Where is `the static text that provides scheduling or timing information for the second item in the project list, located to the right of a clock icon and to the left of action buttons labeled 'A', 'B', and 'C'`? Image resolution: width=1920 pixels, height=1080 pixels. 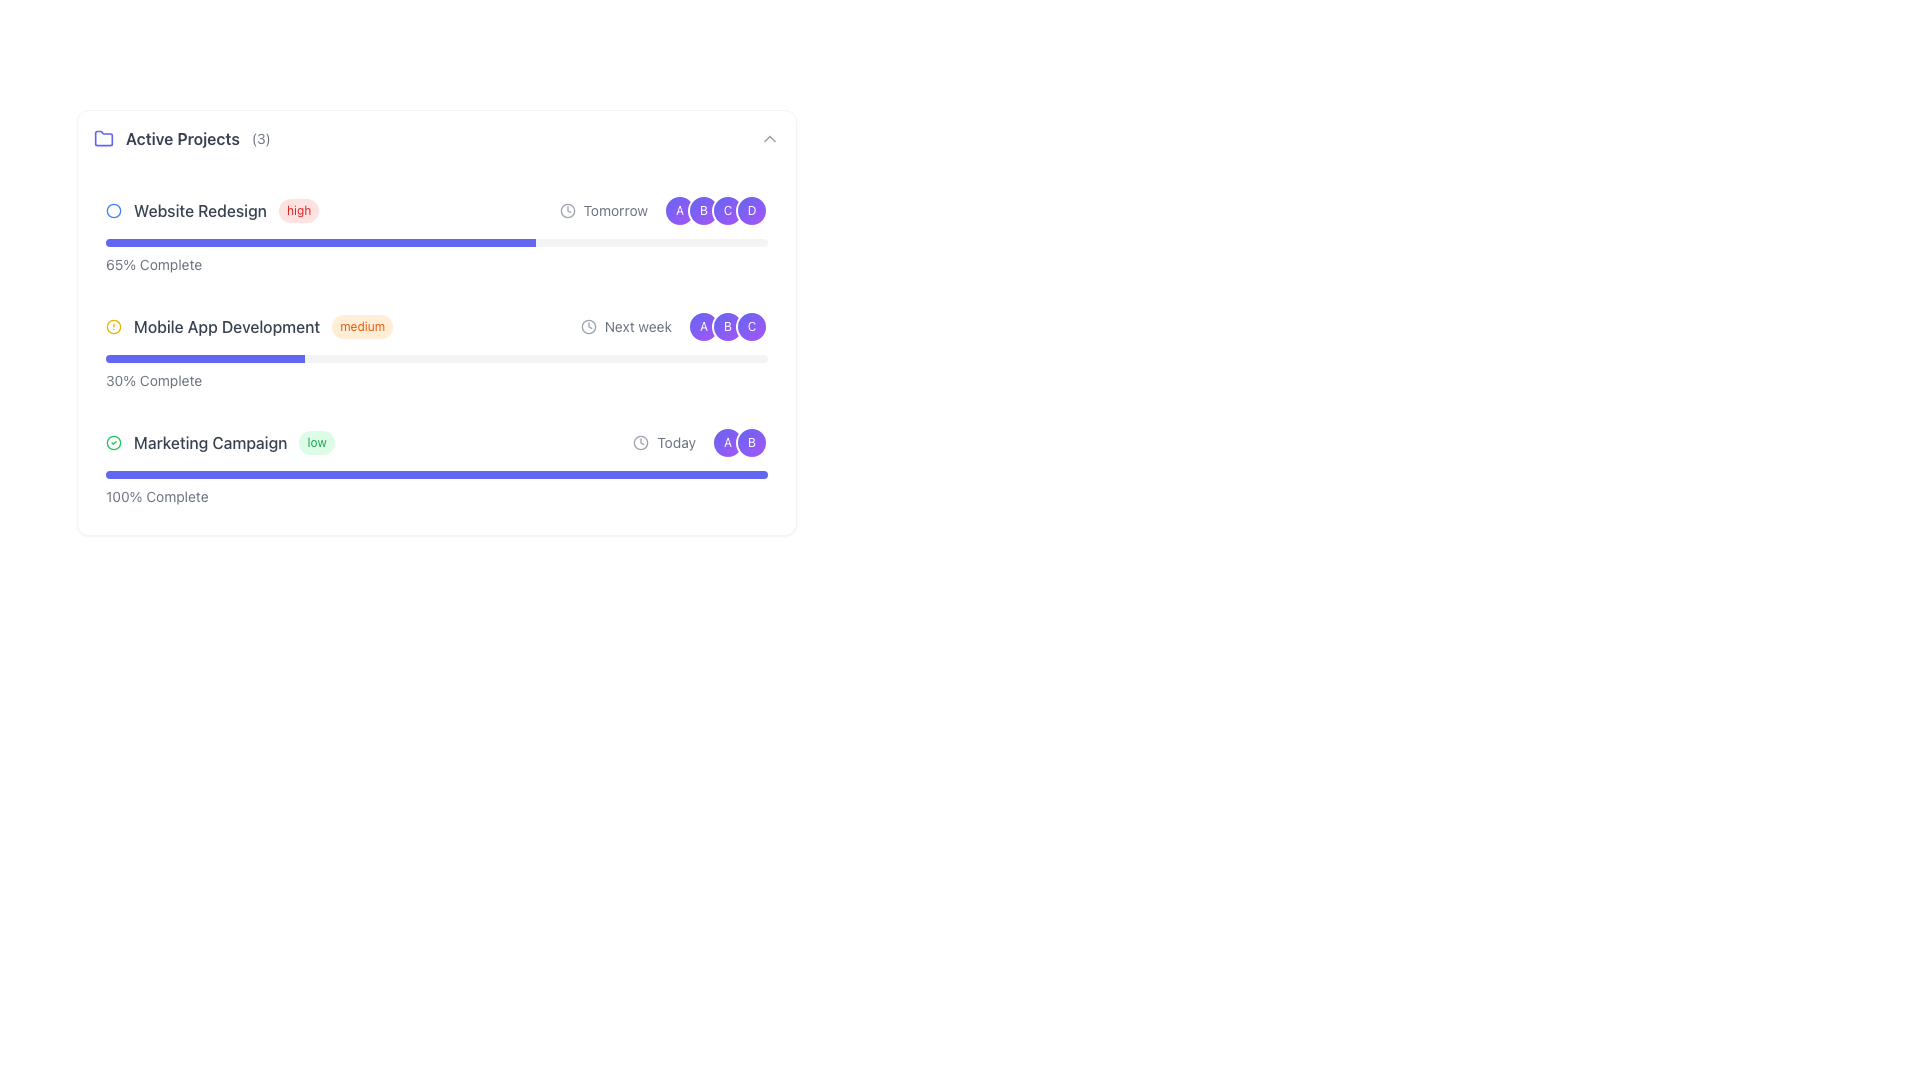 the static text that provides scheduling or timing information for the second item in the project list, located to the right of a clock icon and to the left of action buttons labeled 'A', 'B', and 'C' is located at coordinates (637, 326).